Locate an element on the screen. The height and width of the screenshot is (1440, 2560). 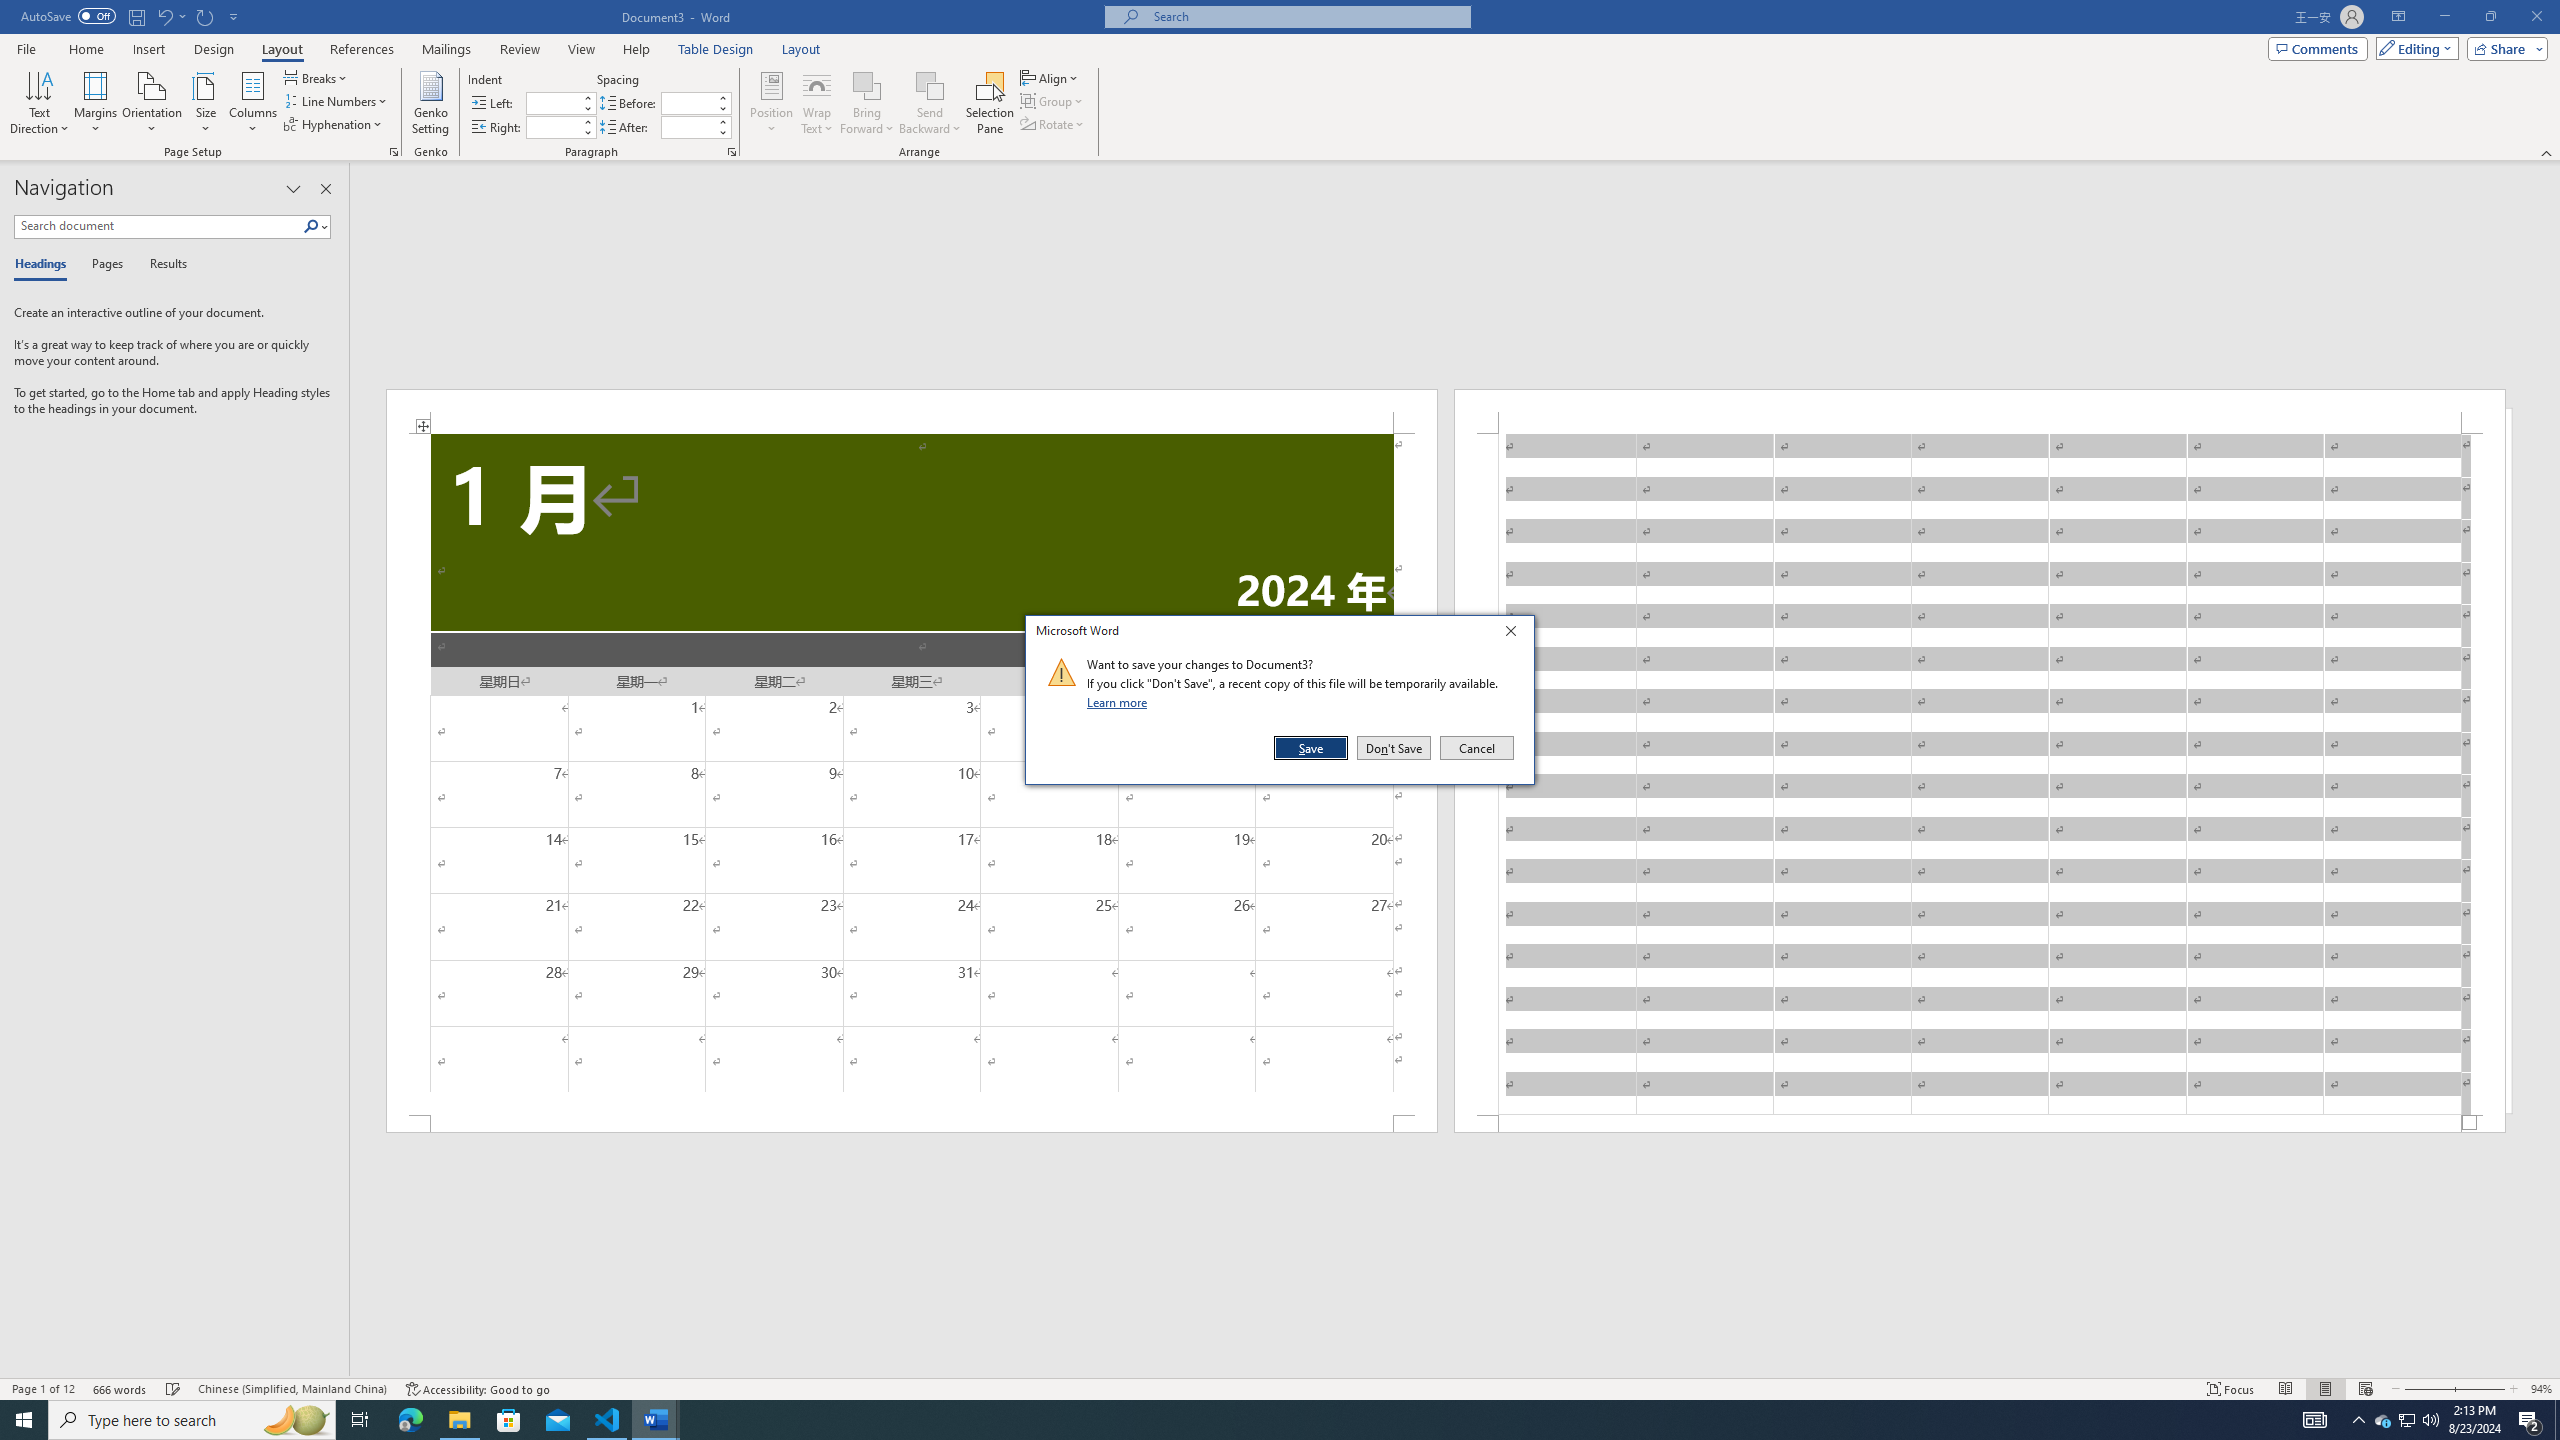
'Action Center, 2 new notifications' is located at coordinates (2530, 1418).